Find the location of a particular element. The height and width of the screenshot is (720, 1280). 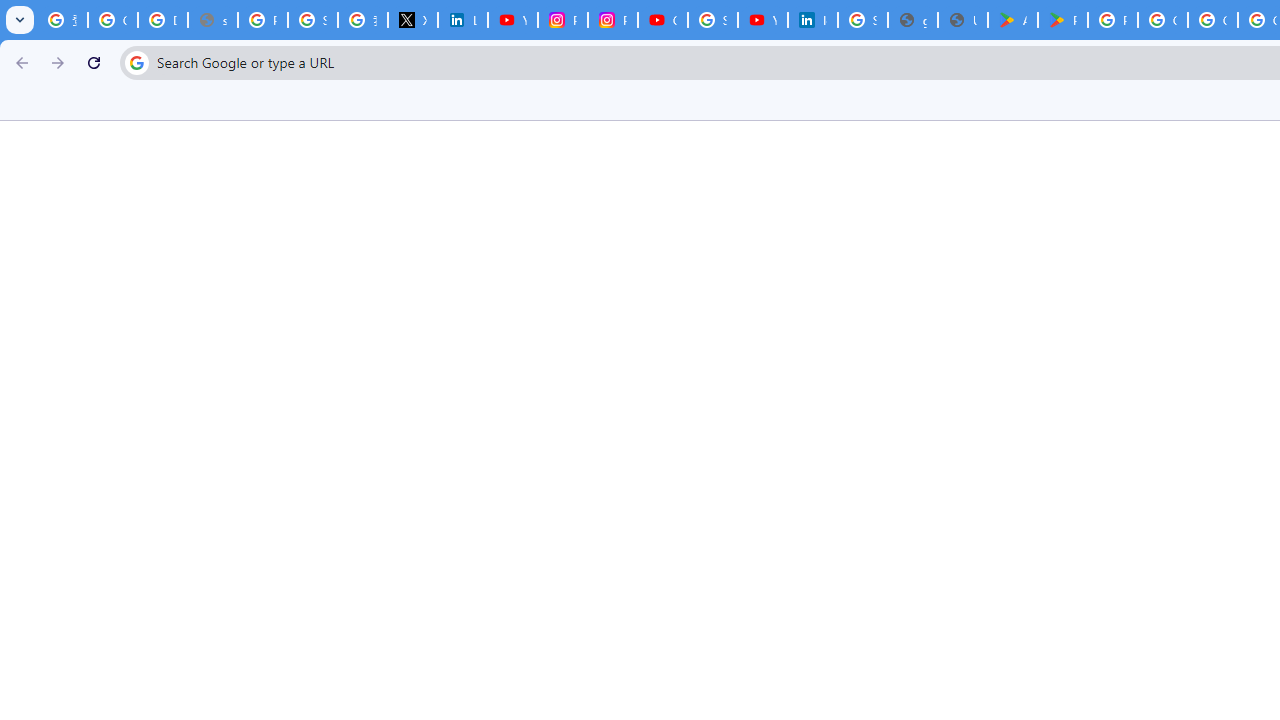

'YouTube Content Monetization Policies - How YouTube Works' is located at coordinates (512, 20).